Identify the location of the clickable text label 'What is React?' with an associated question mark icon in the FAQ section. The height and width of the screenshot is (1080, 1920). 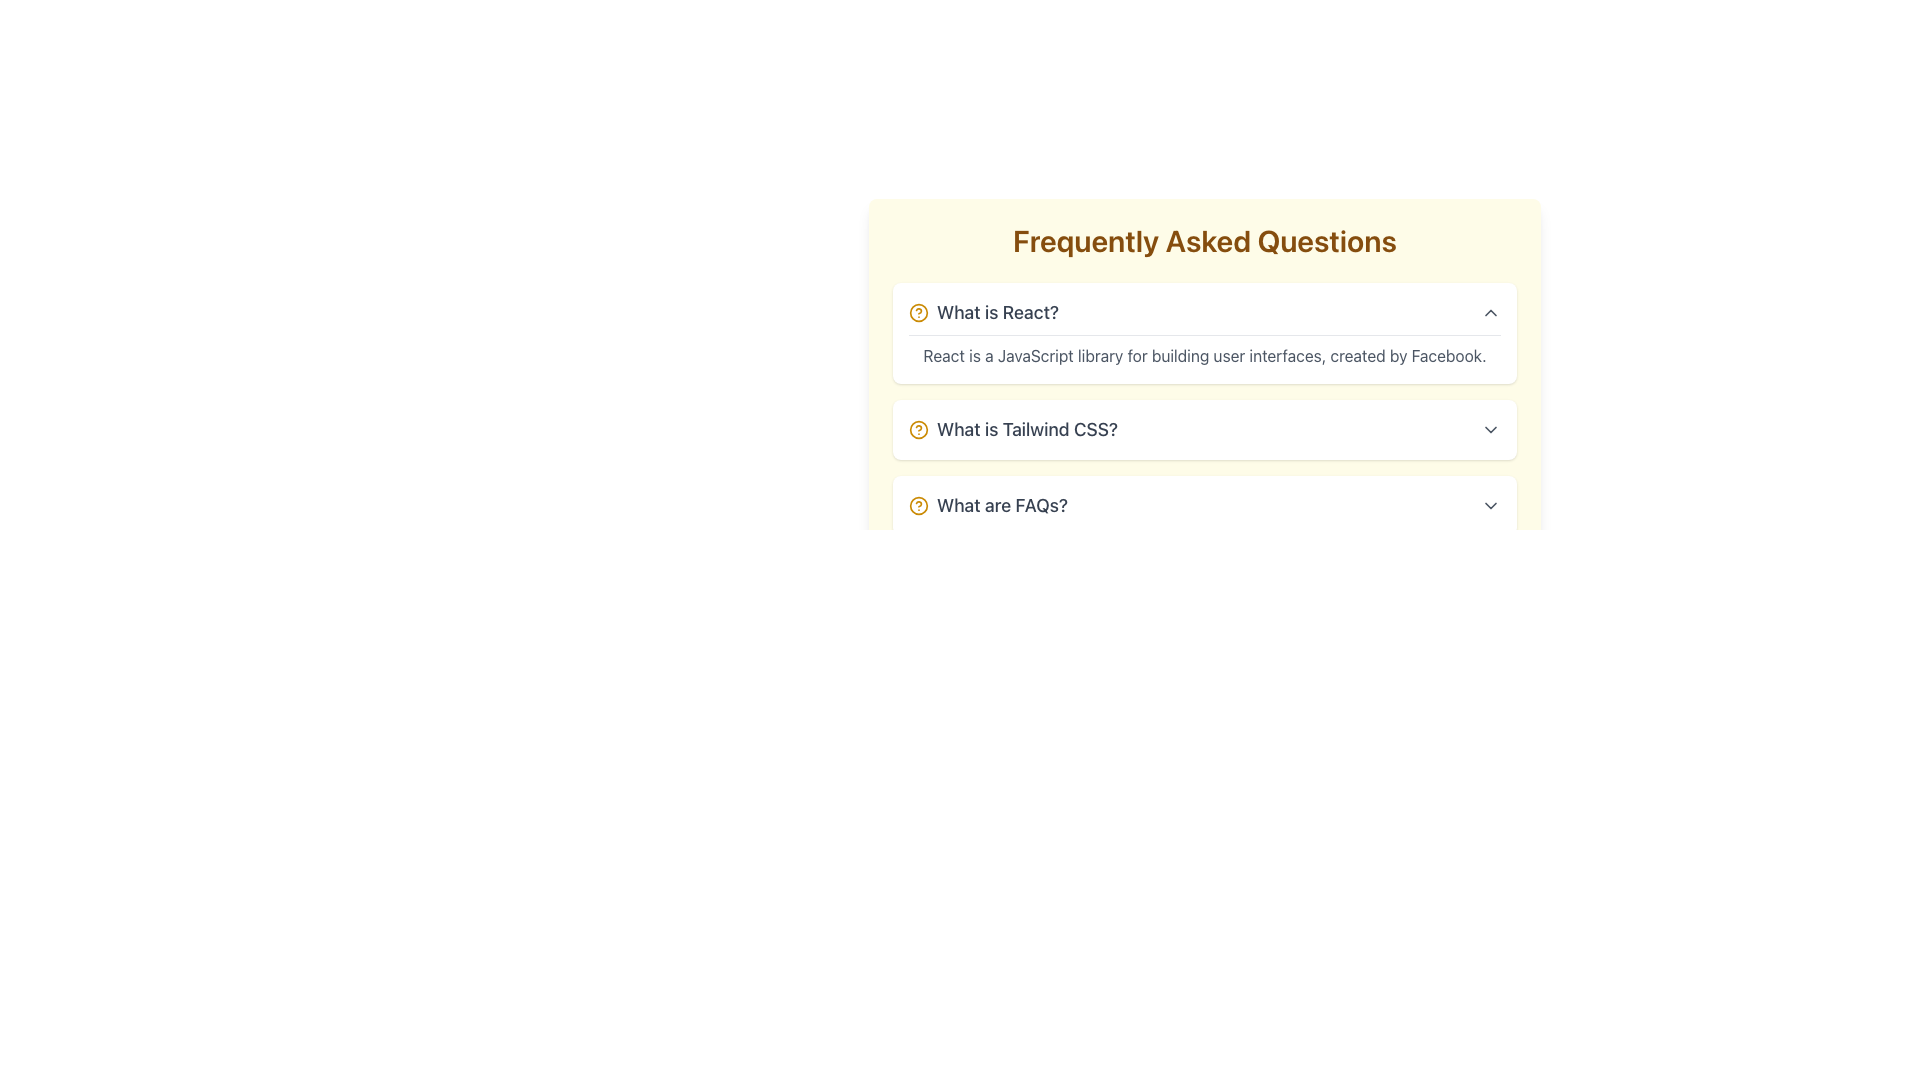
(983, 312).